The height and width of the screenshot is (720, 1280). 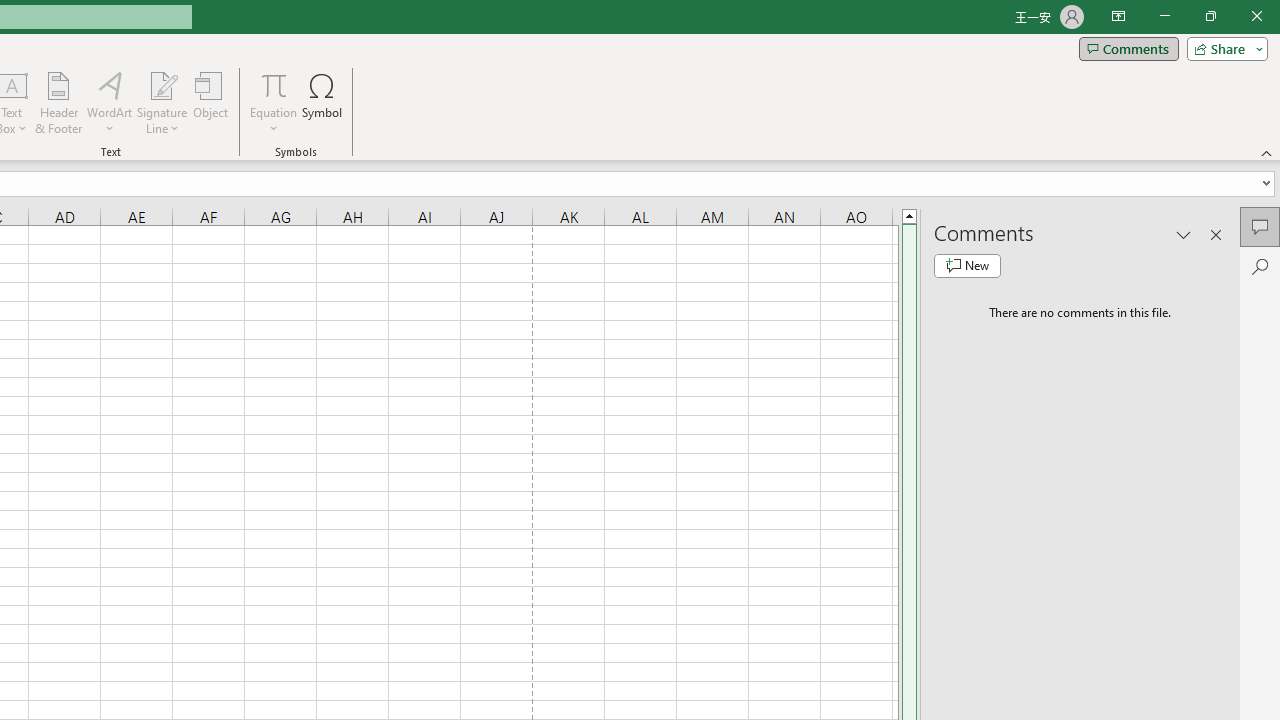 What do you see at coordinates (1164, 16) in the screenshot?
I see `'Minimize'` at bounding box center [1164, 16].